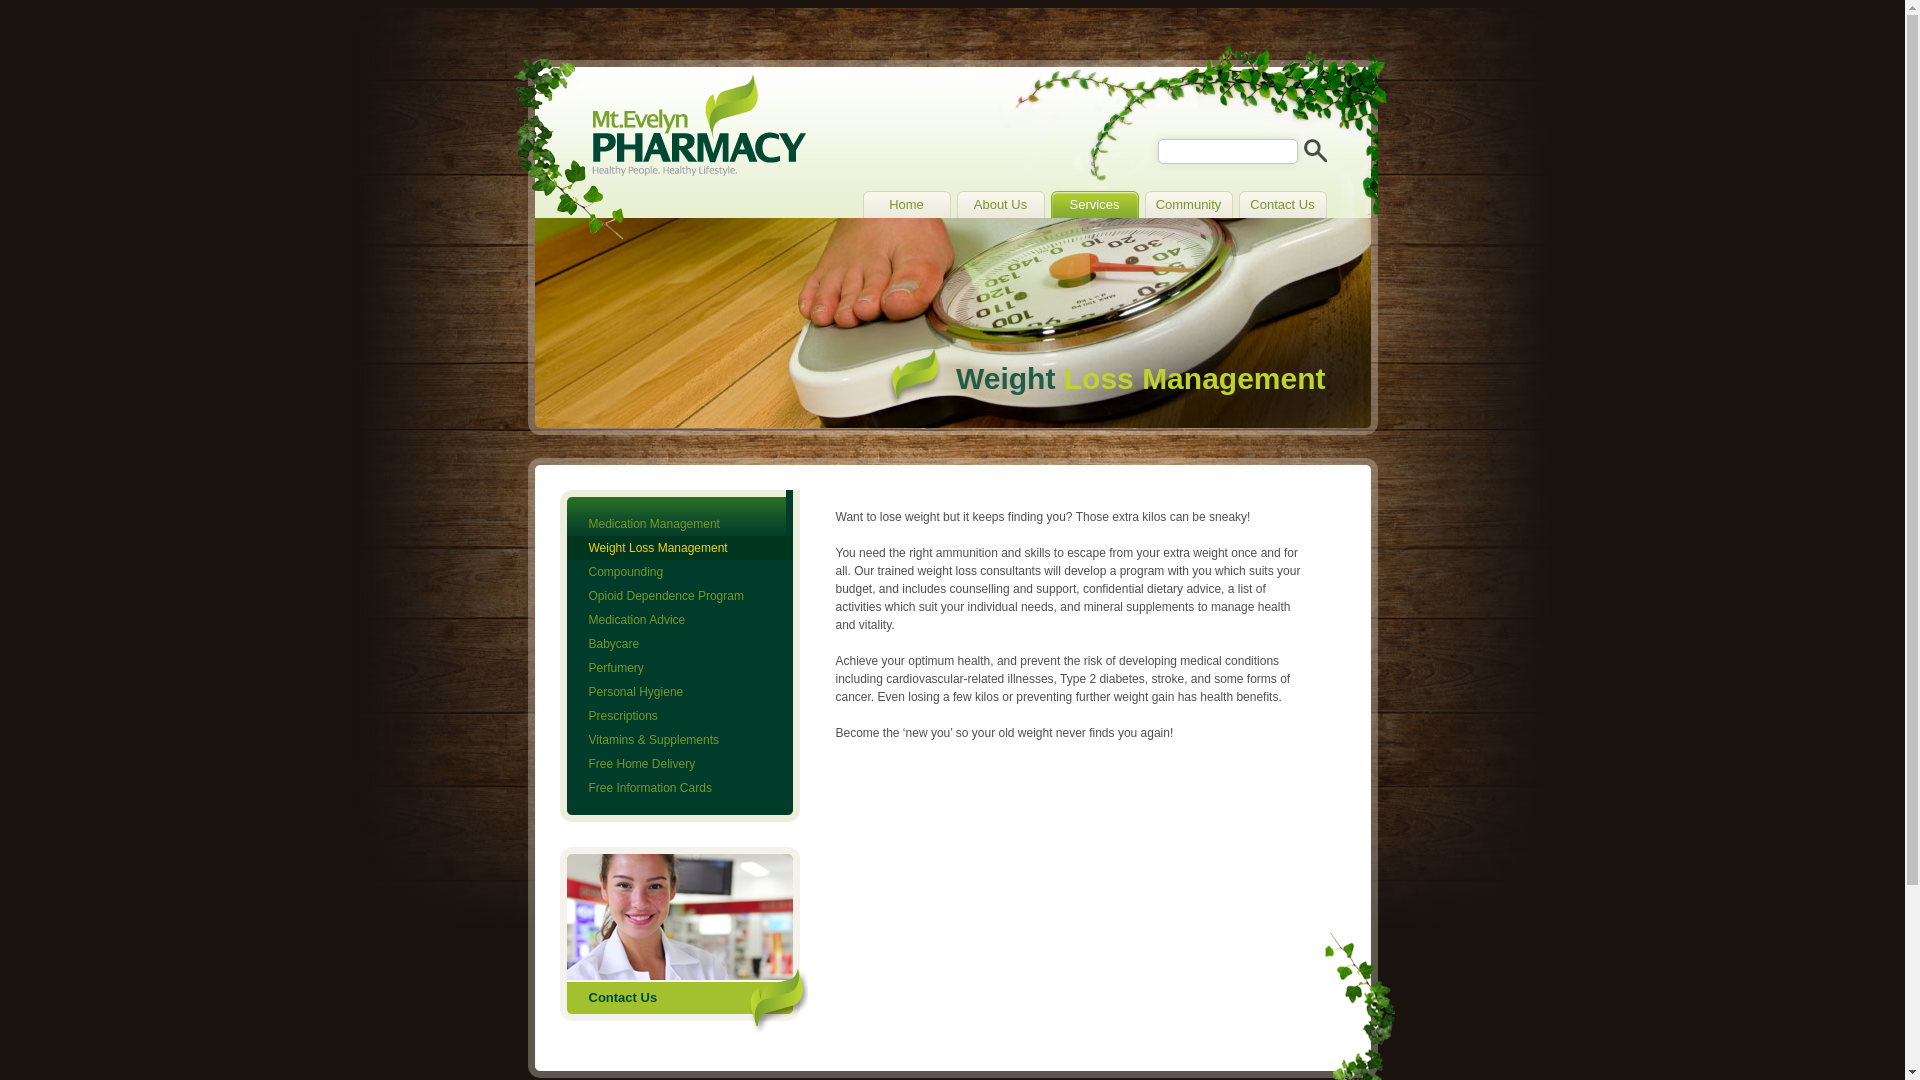  I want to click on 'Medication Advice', so click(565, 619).